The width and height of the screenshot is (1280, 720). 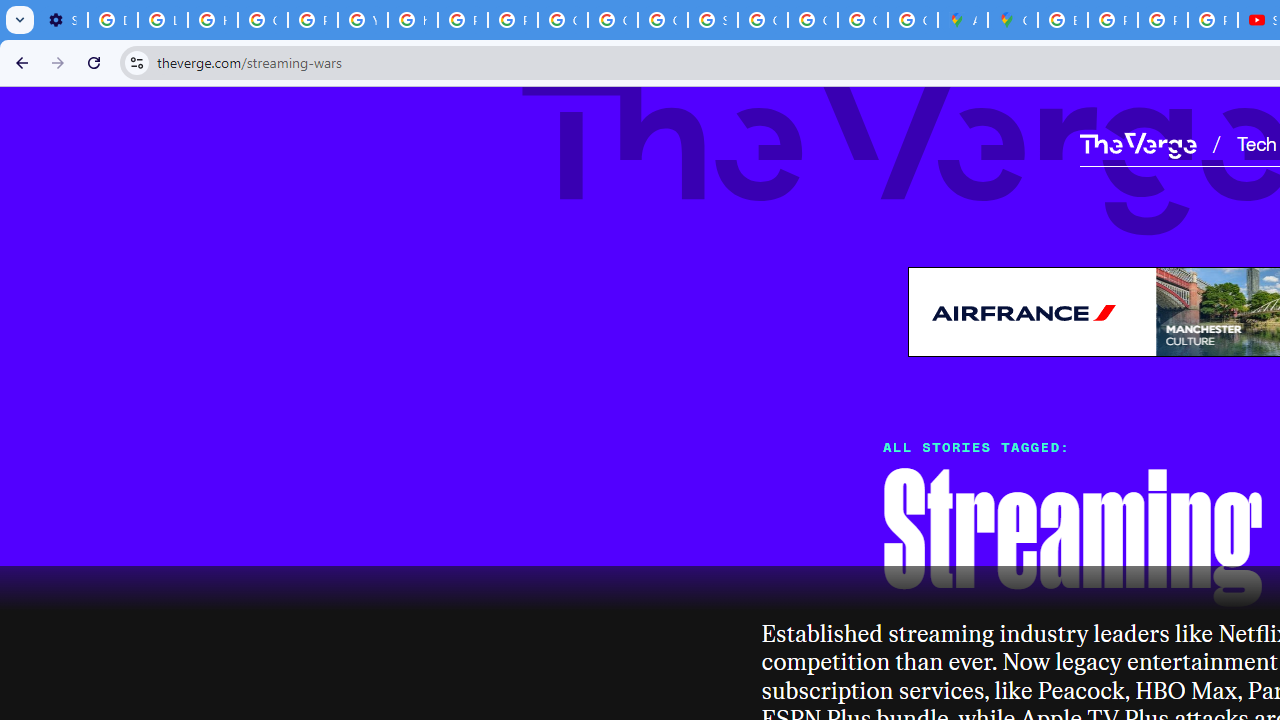 What do you see at coordinates (1255, 141) in the screenshot?
I see `'Tech'` at bounding box center [1255, 141].